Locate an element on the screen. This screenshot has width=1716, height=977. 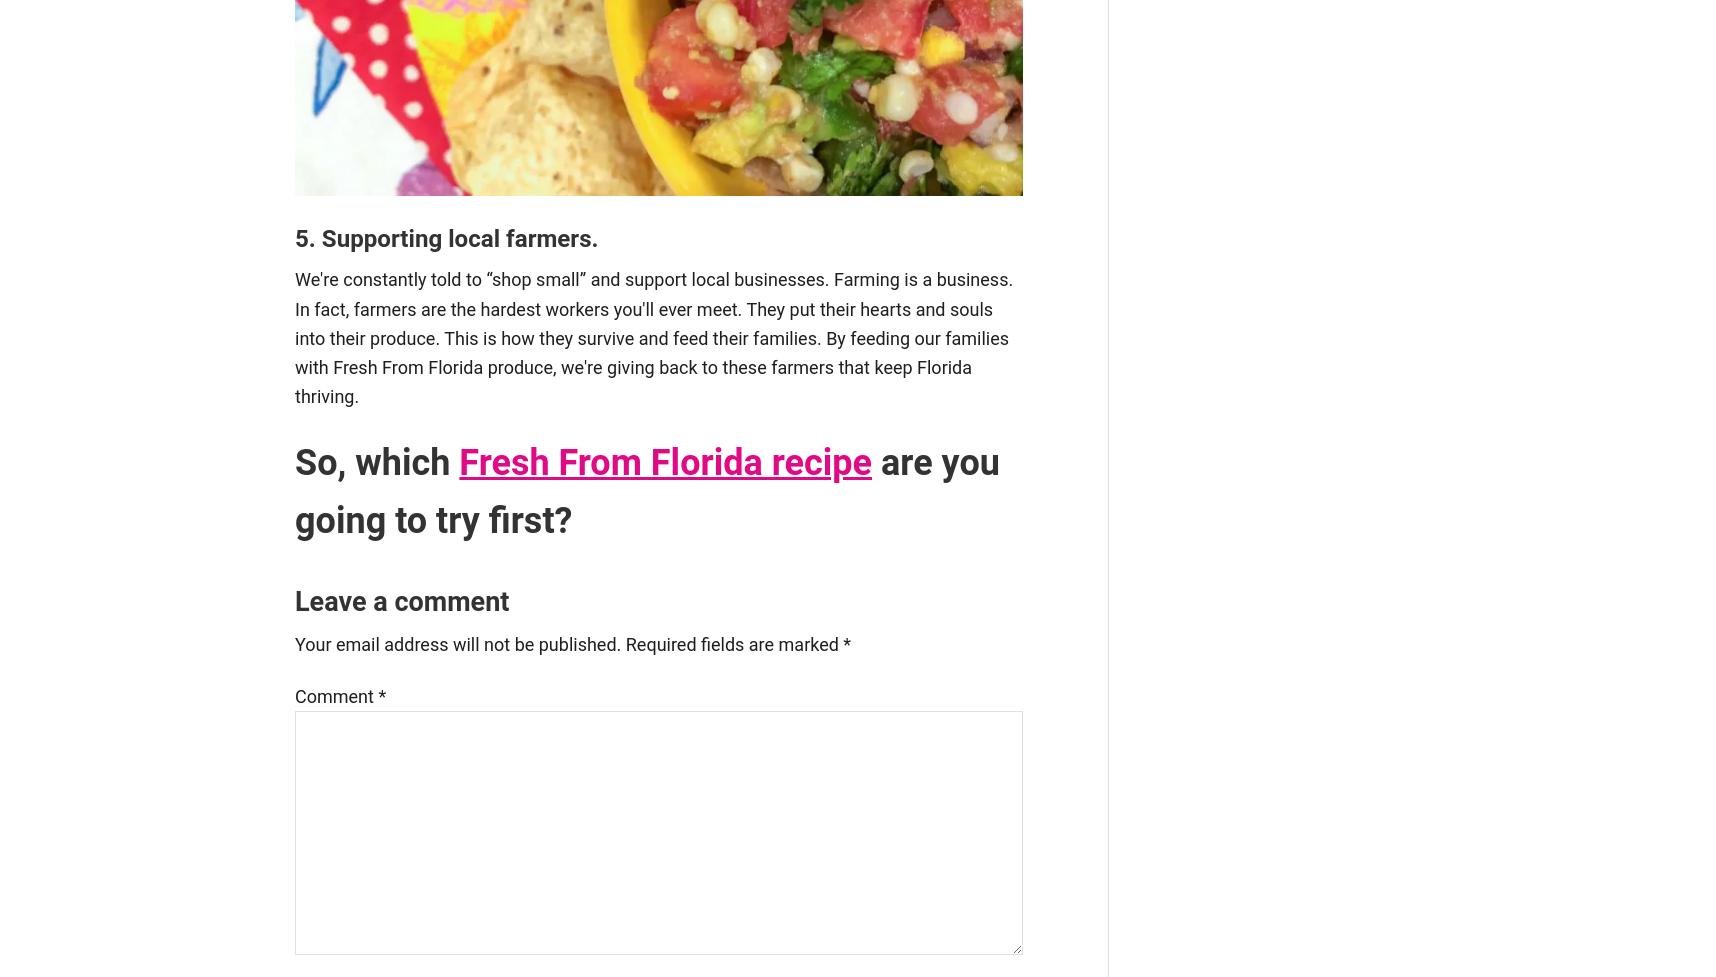
'5. Supporting local farmers.' is located at coordinates (445, 237).